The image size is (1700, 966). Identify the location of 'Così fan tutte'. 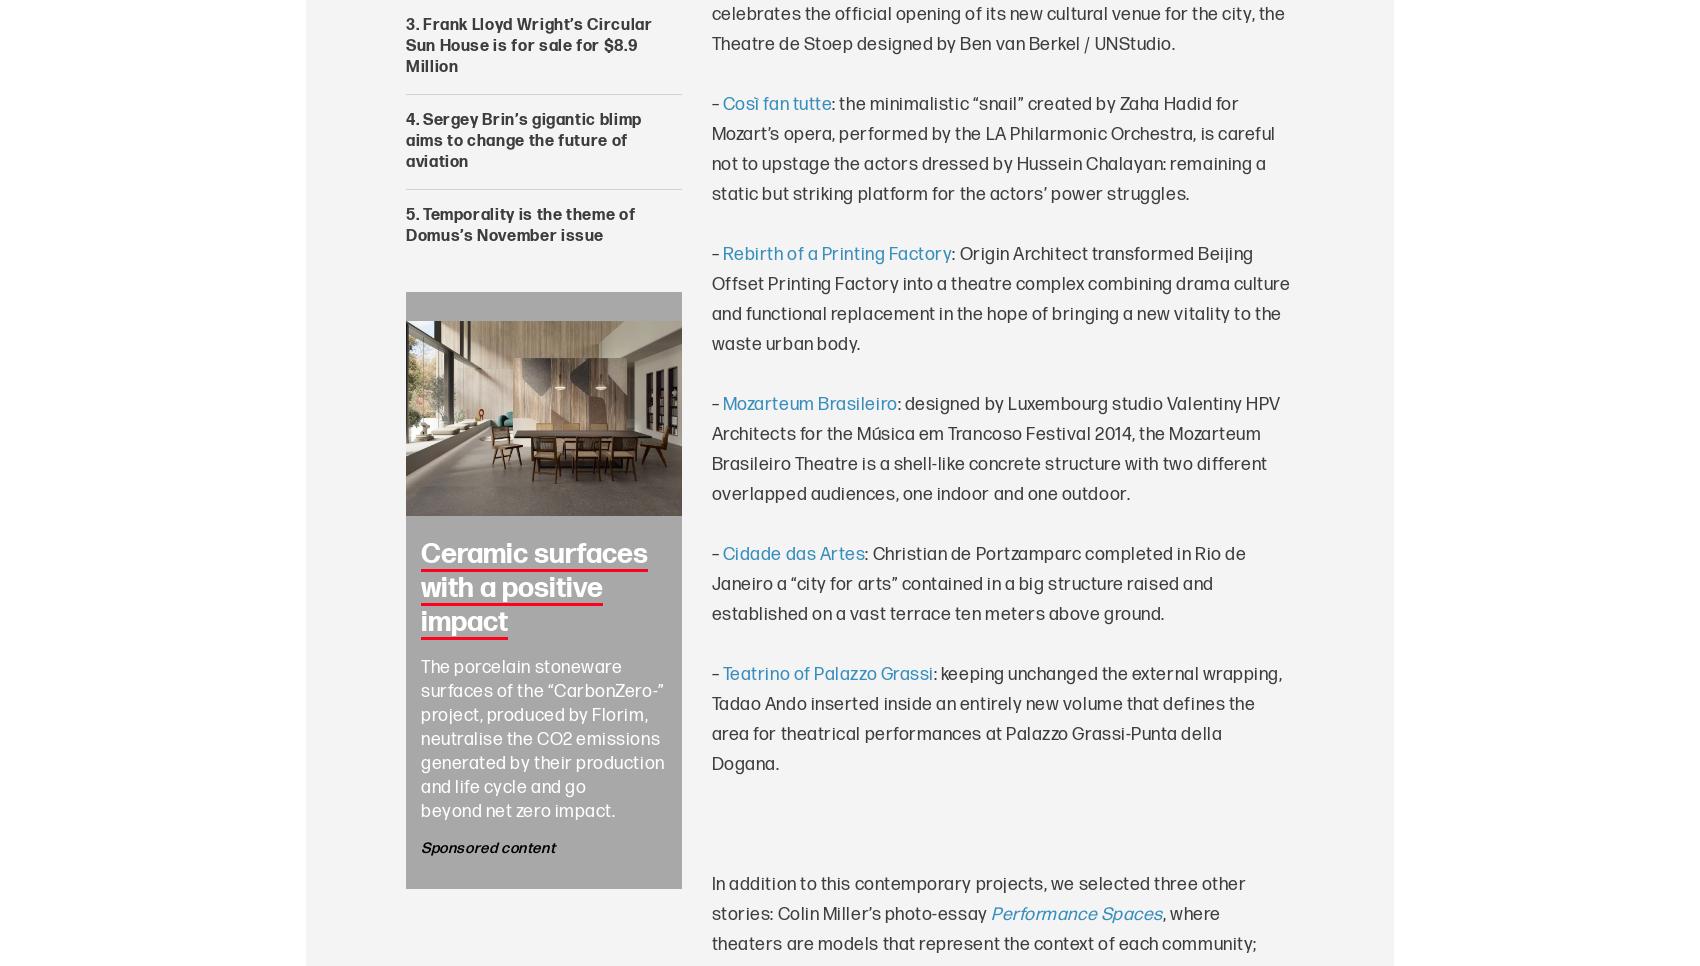
(776, 104).